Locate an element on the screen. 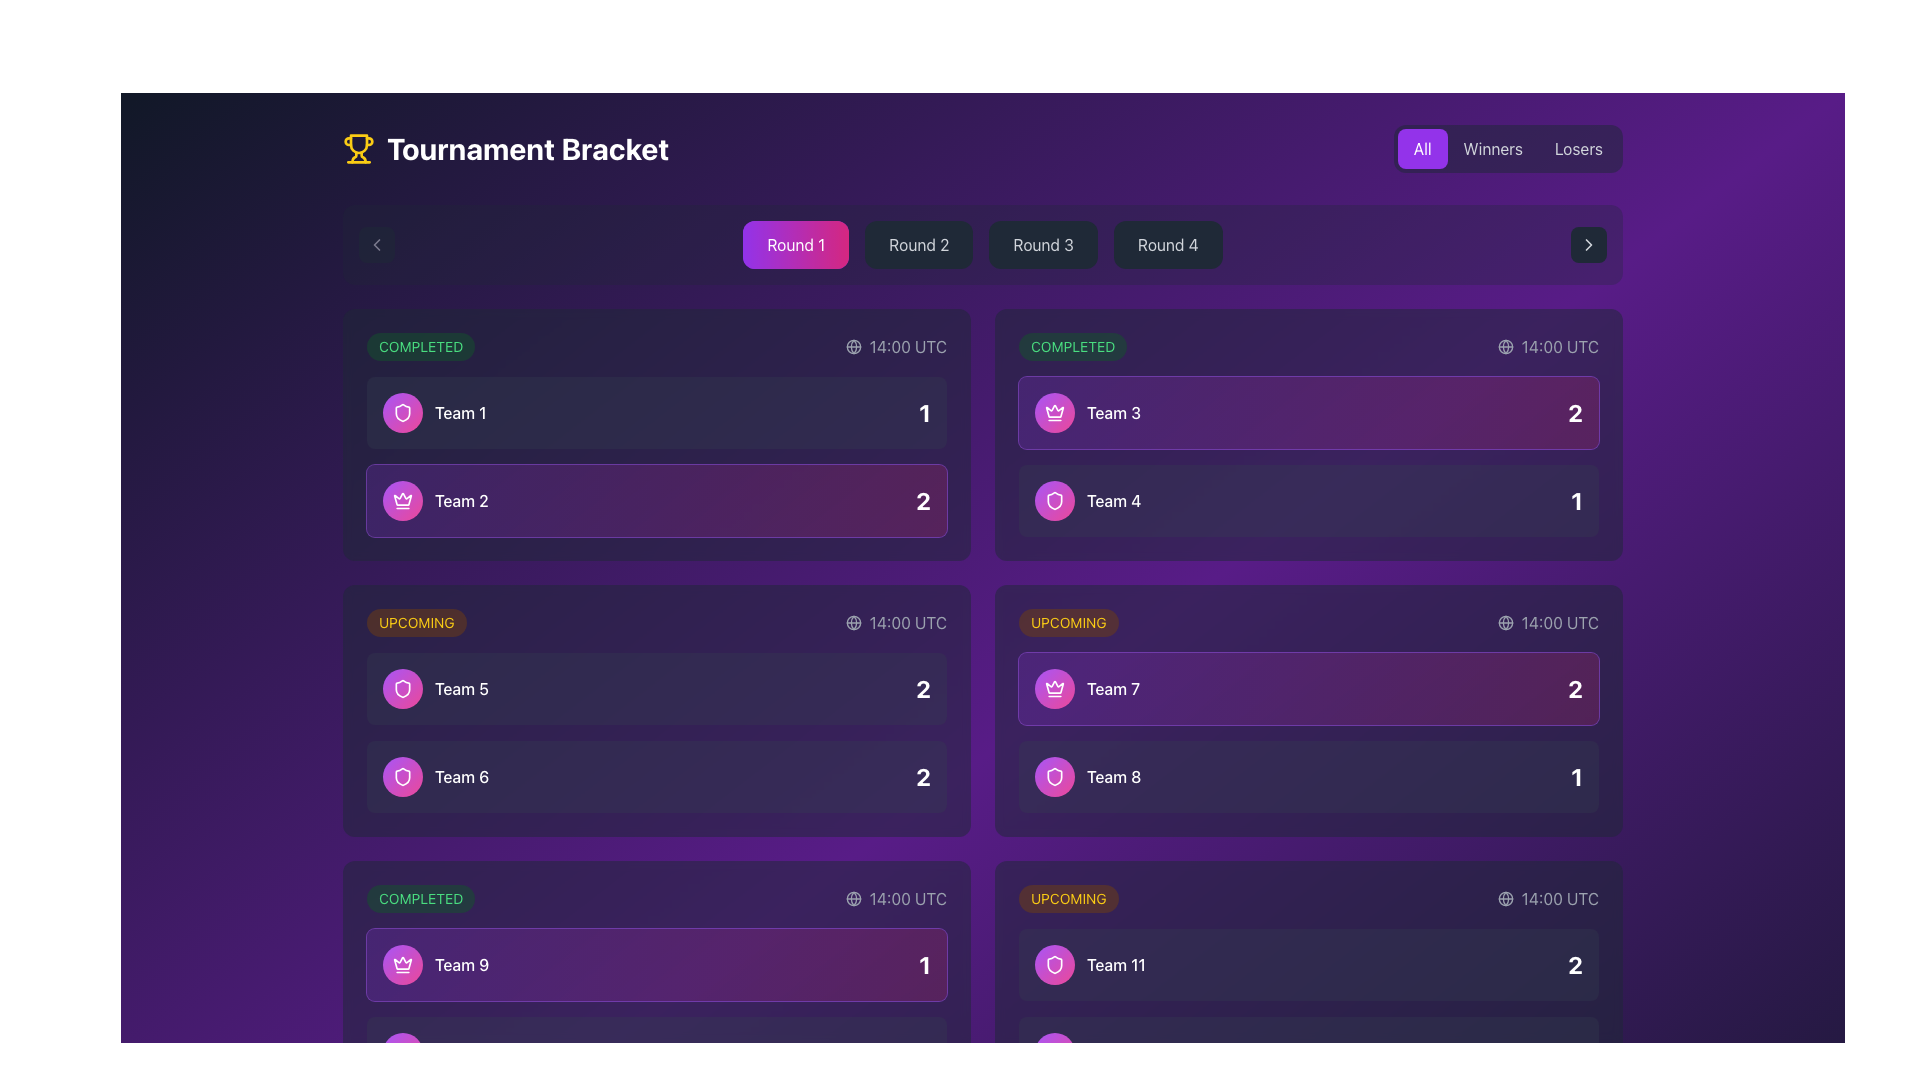 This screenshot has width=1920, height=1080. the text label displaying 'Team 11' which is located in the 'Upcoming' section, to the right of a circular icon with a shield symbol is located at coordinates (1115, 963).